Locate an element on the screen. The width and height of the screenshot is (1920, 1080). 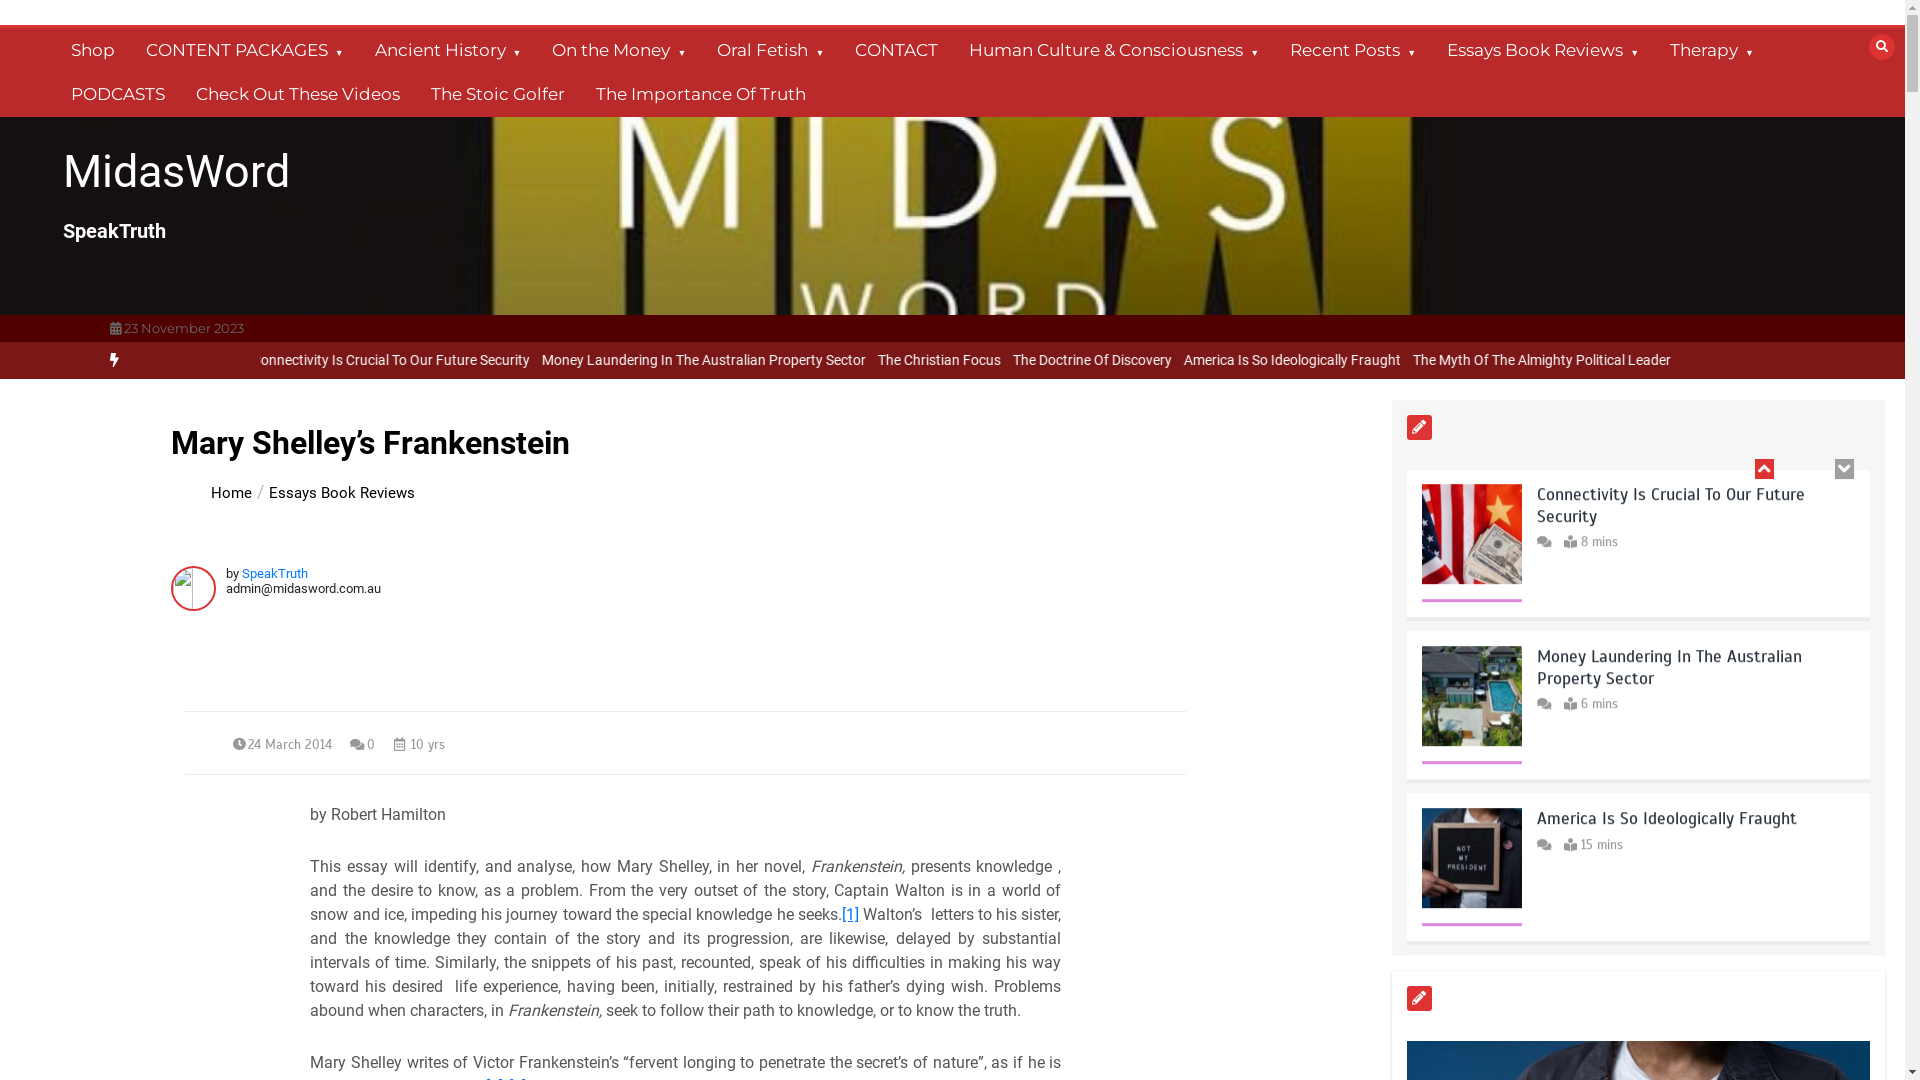
'Shop' is located at coordinates (62, 49).